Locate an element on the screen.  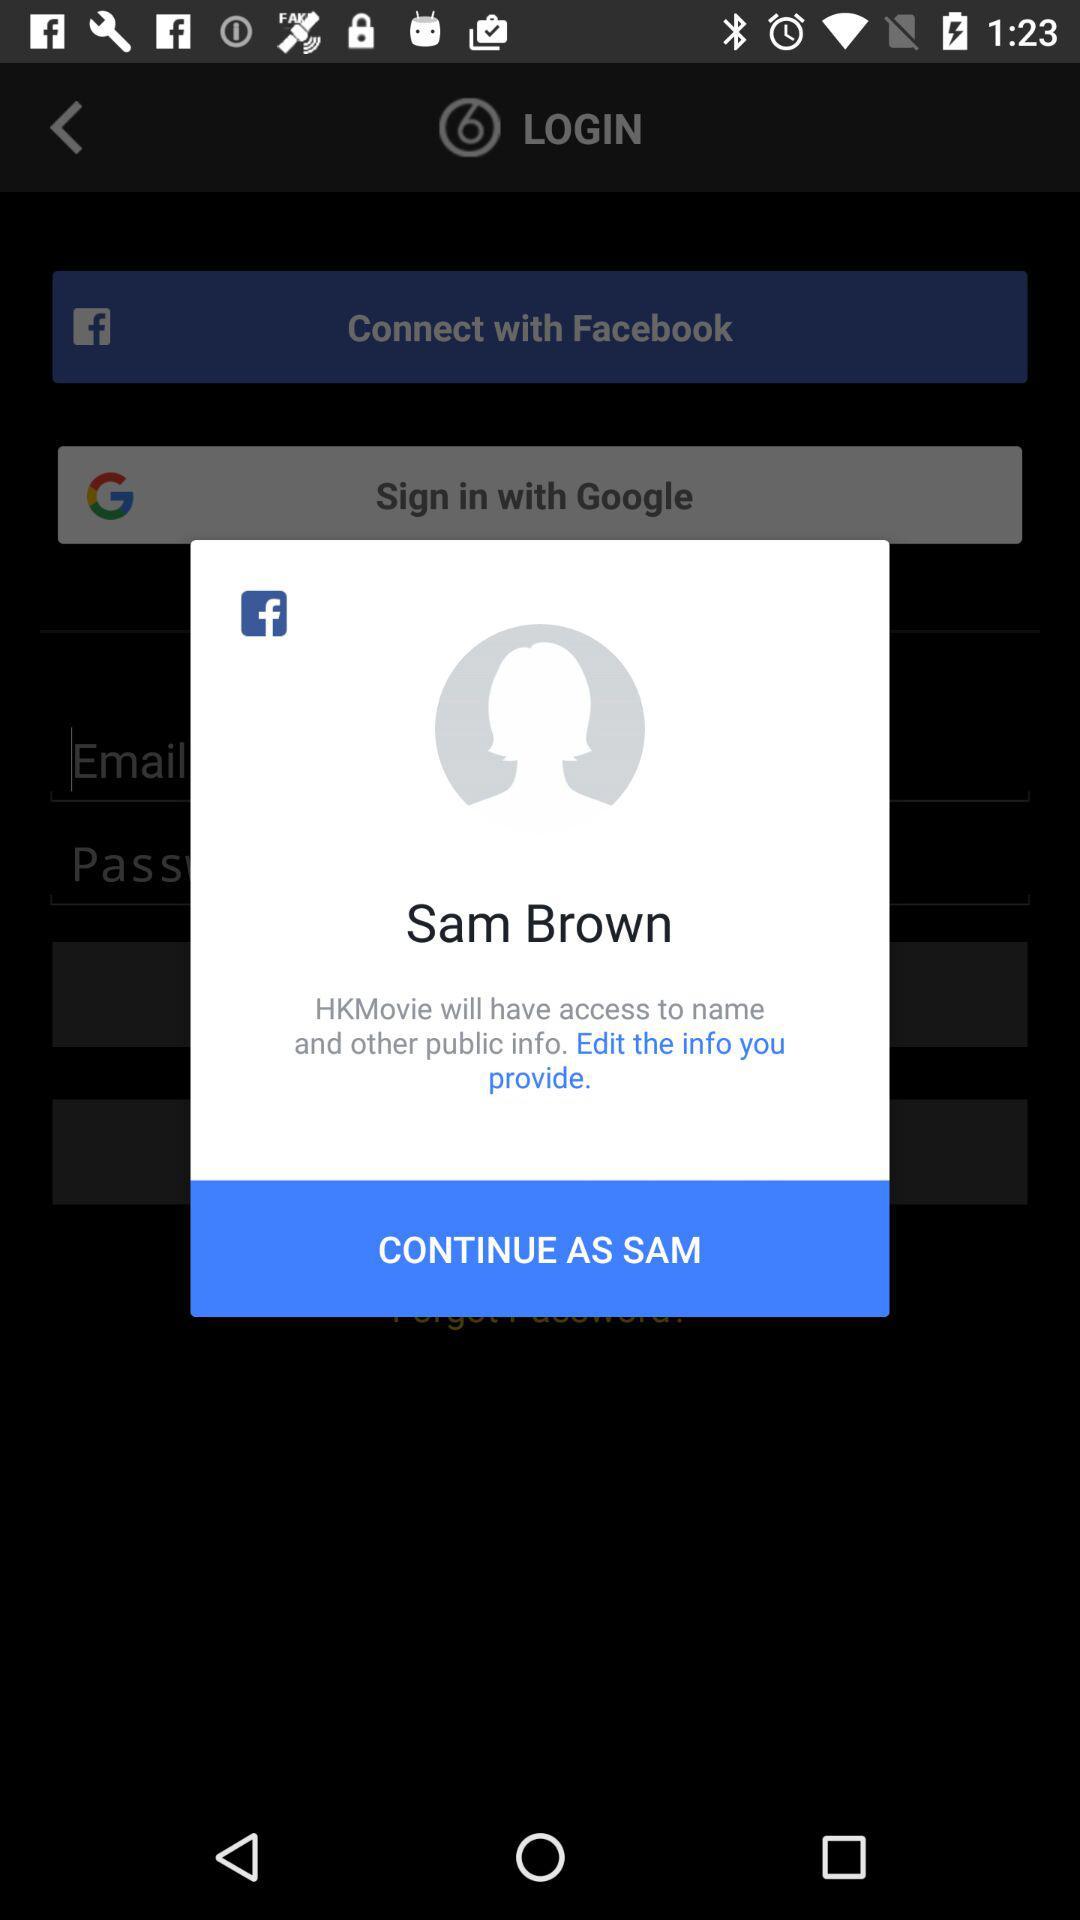
the continue as sam icon is located at coordinates (540, 1247).